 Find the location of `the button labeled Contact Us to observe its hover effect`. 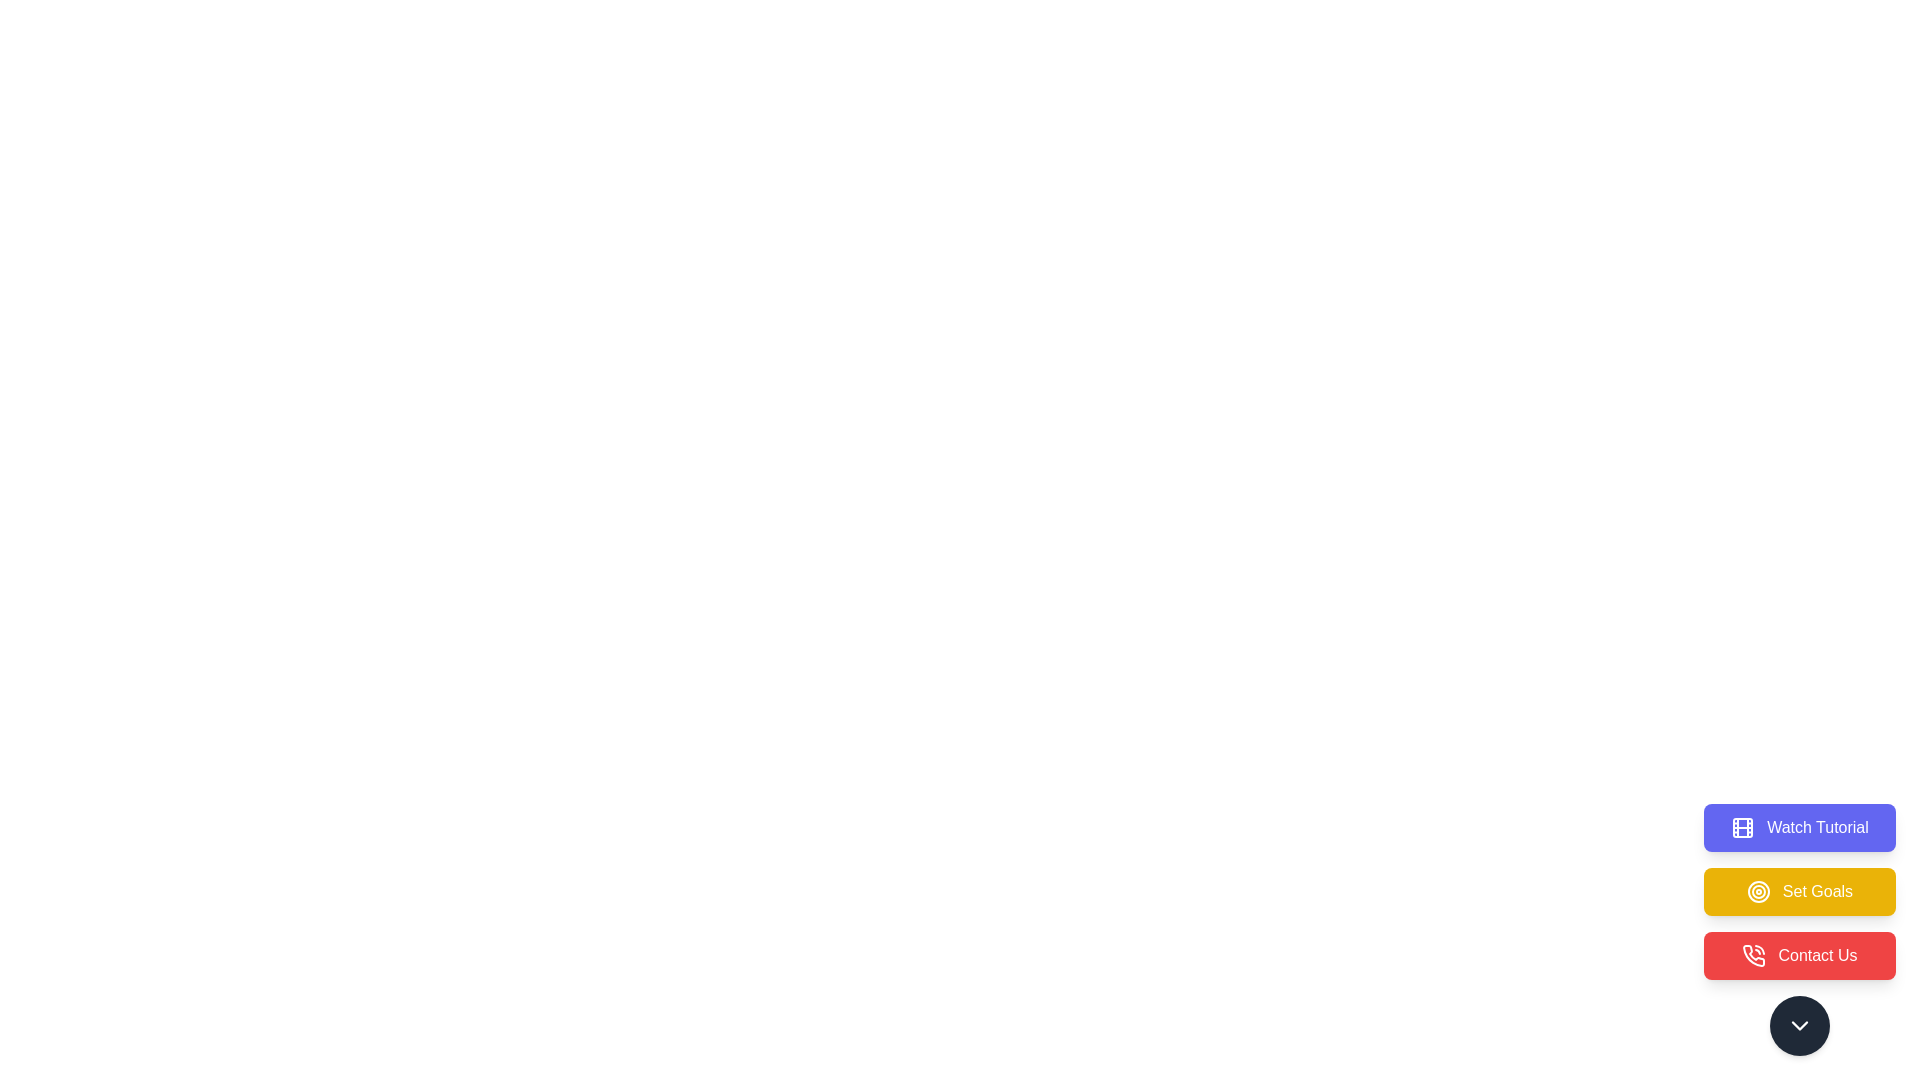

the button labeled Contact Us to observe its hover effect is located at coordinates (1800, 955).